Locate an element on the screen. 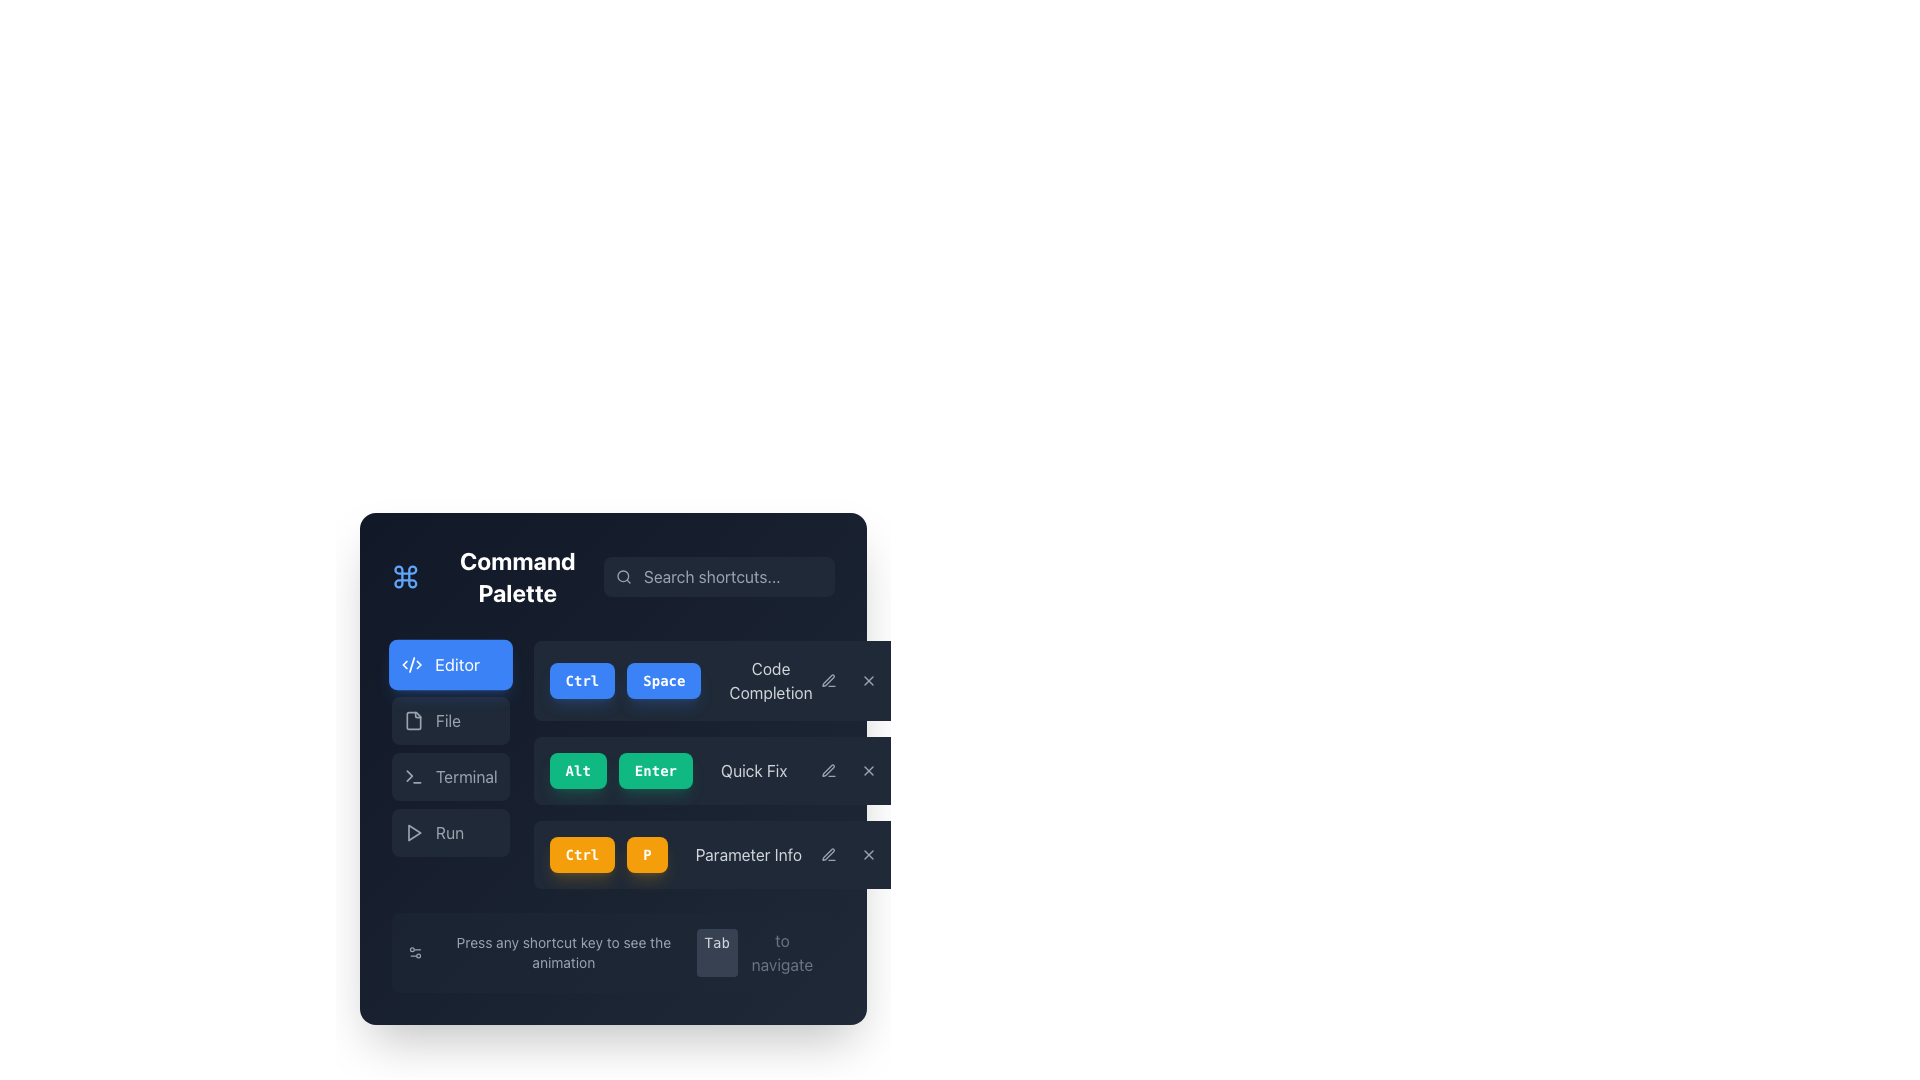 The width and height of the screenshot is (1920, 1080). the 'Tab' text label styled as a button, which serves as an indicator for keyboard navigation functionality, located in the bottom-right area of the dark-themed user interface is located at coordinates (716, 951).